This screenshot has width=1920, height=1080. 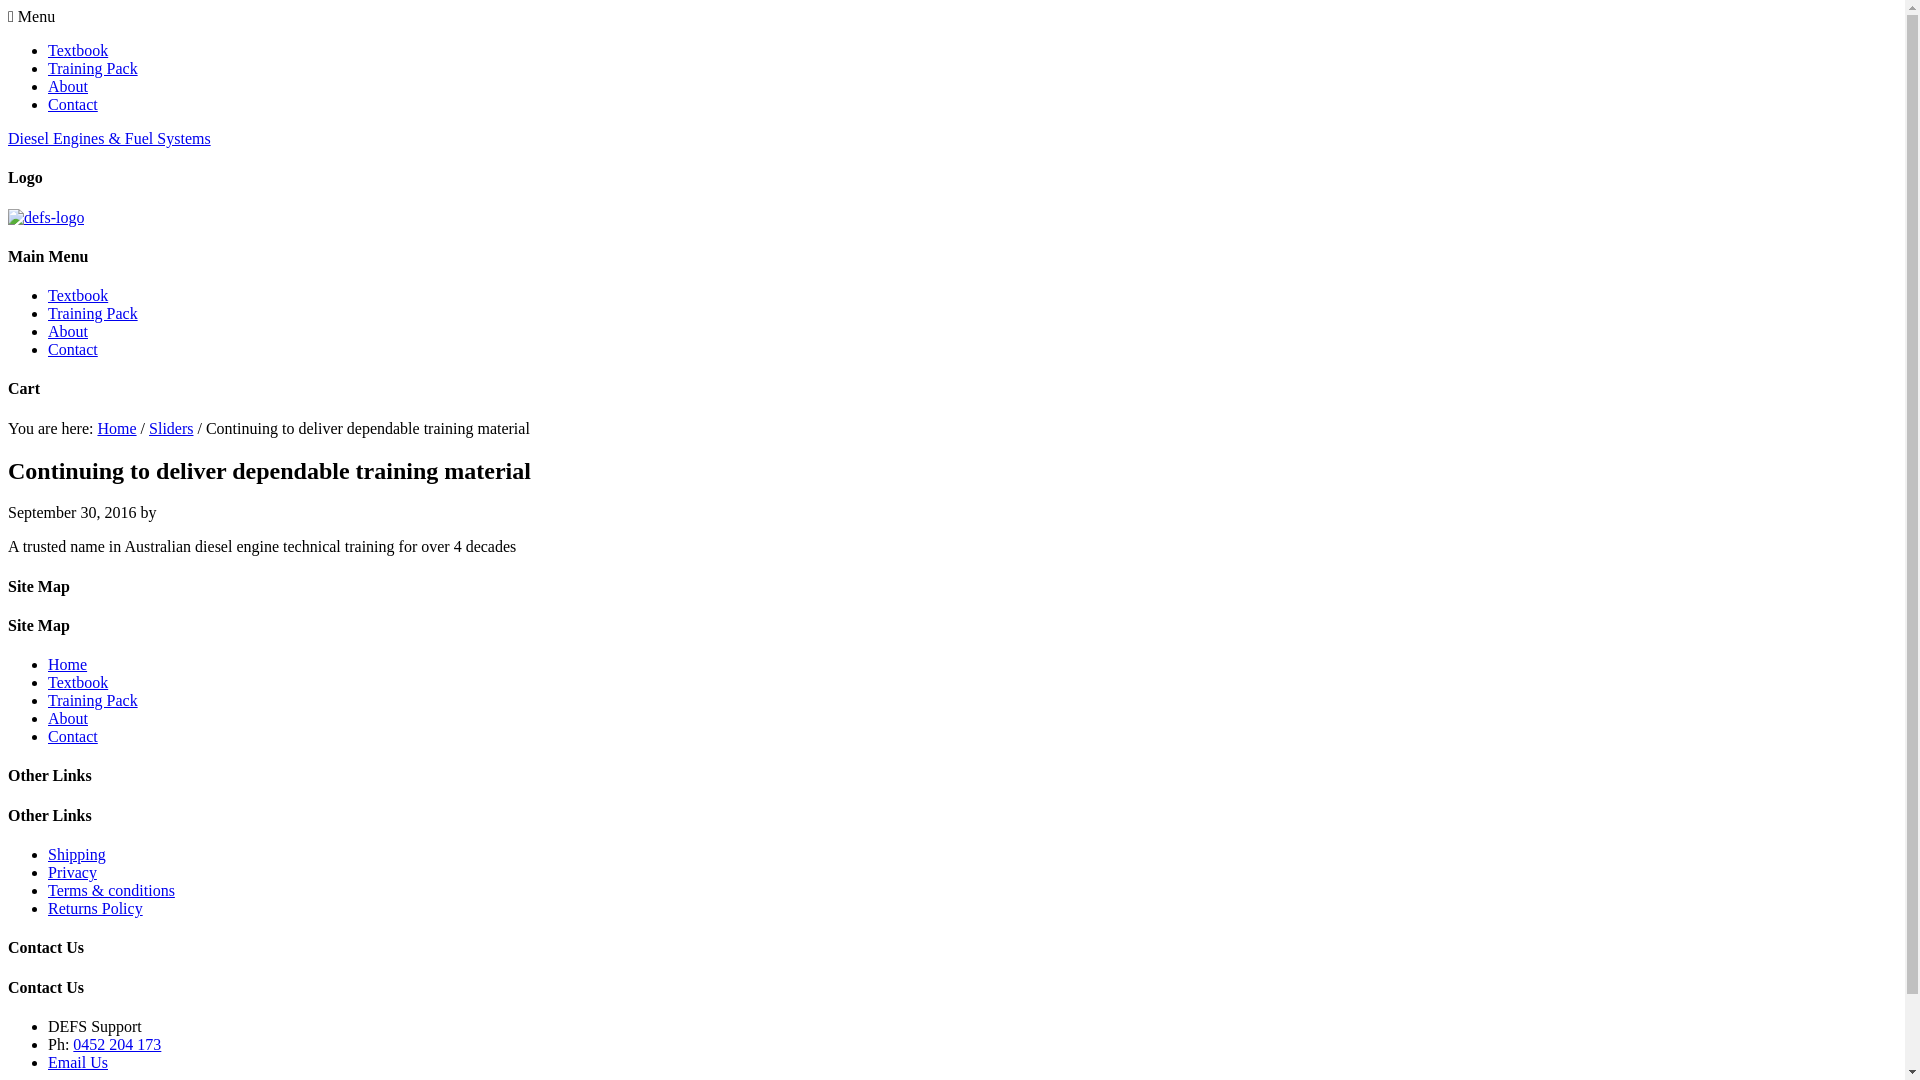 I want to click on 'Returns Policy', so click(x=48, y=908).